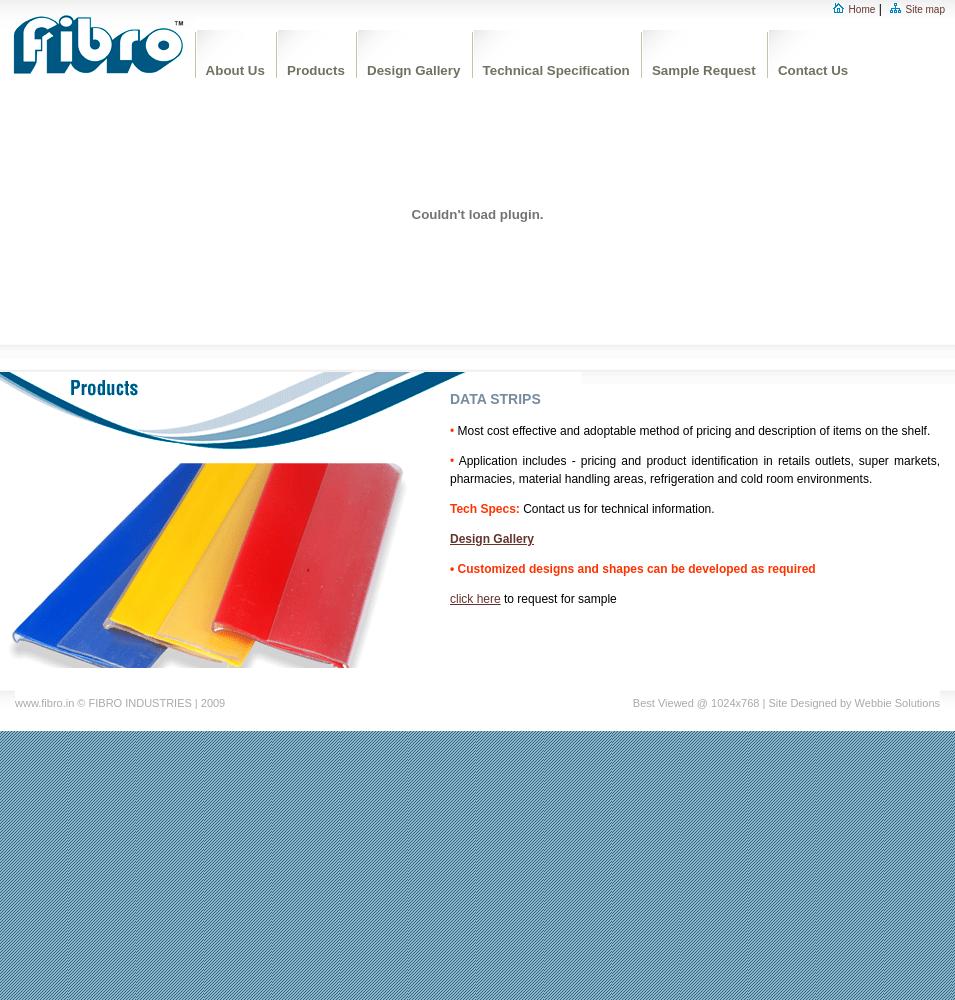 This screenshot has height=1000, width=955. Describe the element at coordinates (701, 69) in the screenshot. I see `'Sample Request'` at that location.